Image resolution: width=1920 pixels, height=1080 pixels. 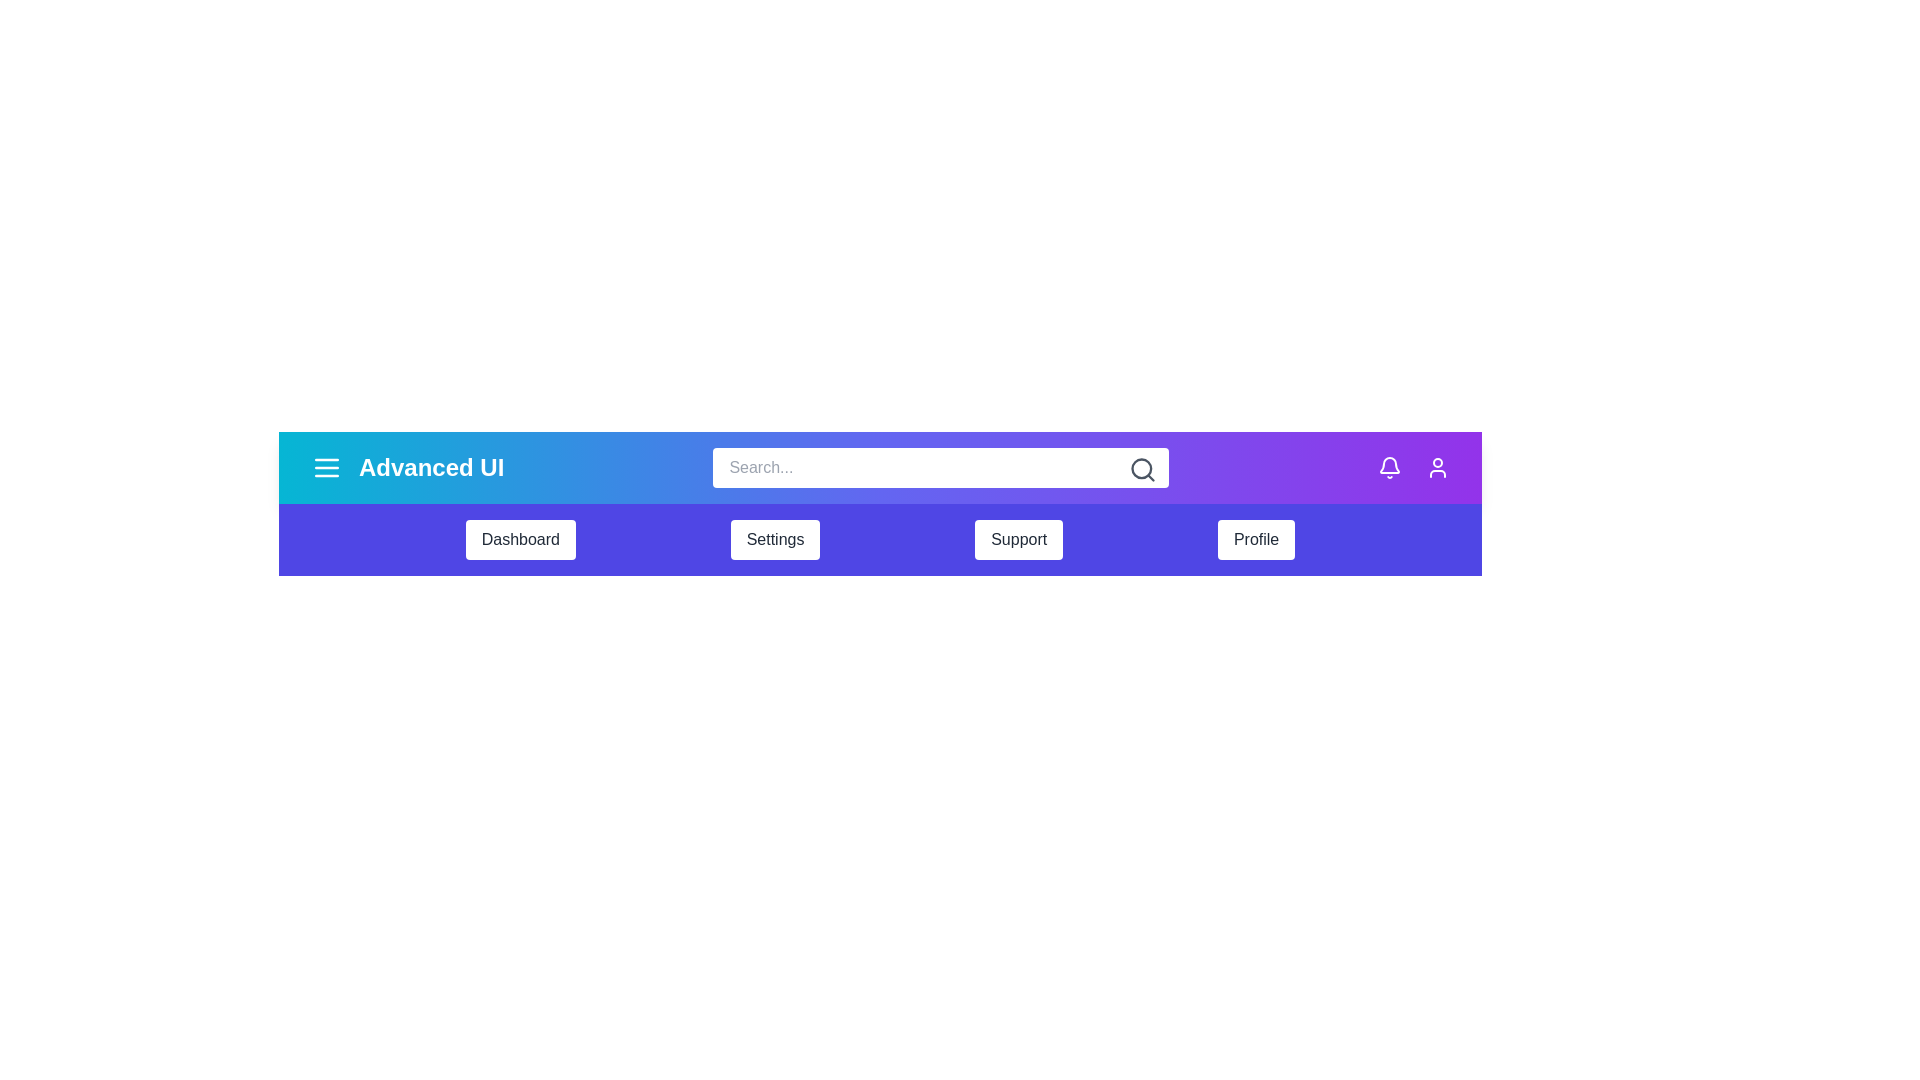 What do you see at coordinates (1255, 540) in the screenshot?
I see `the navigation item Profile` at bounding box center [1255, 540].